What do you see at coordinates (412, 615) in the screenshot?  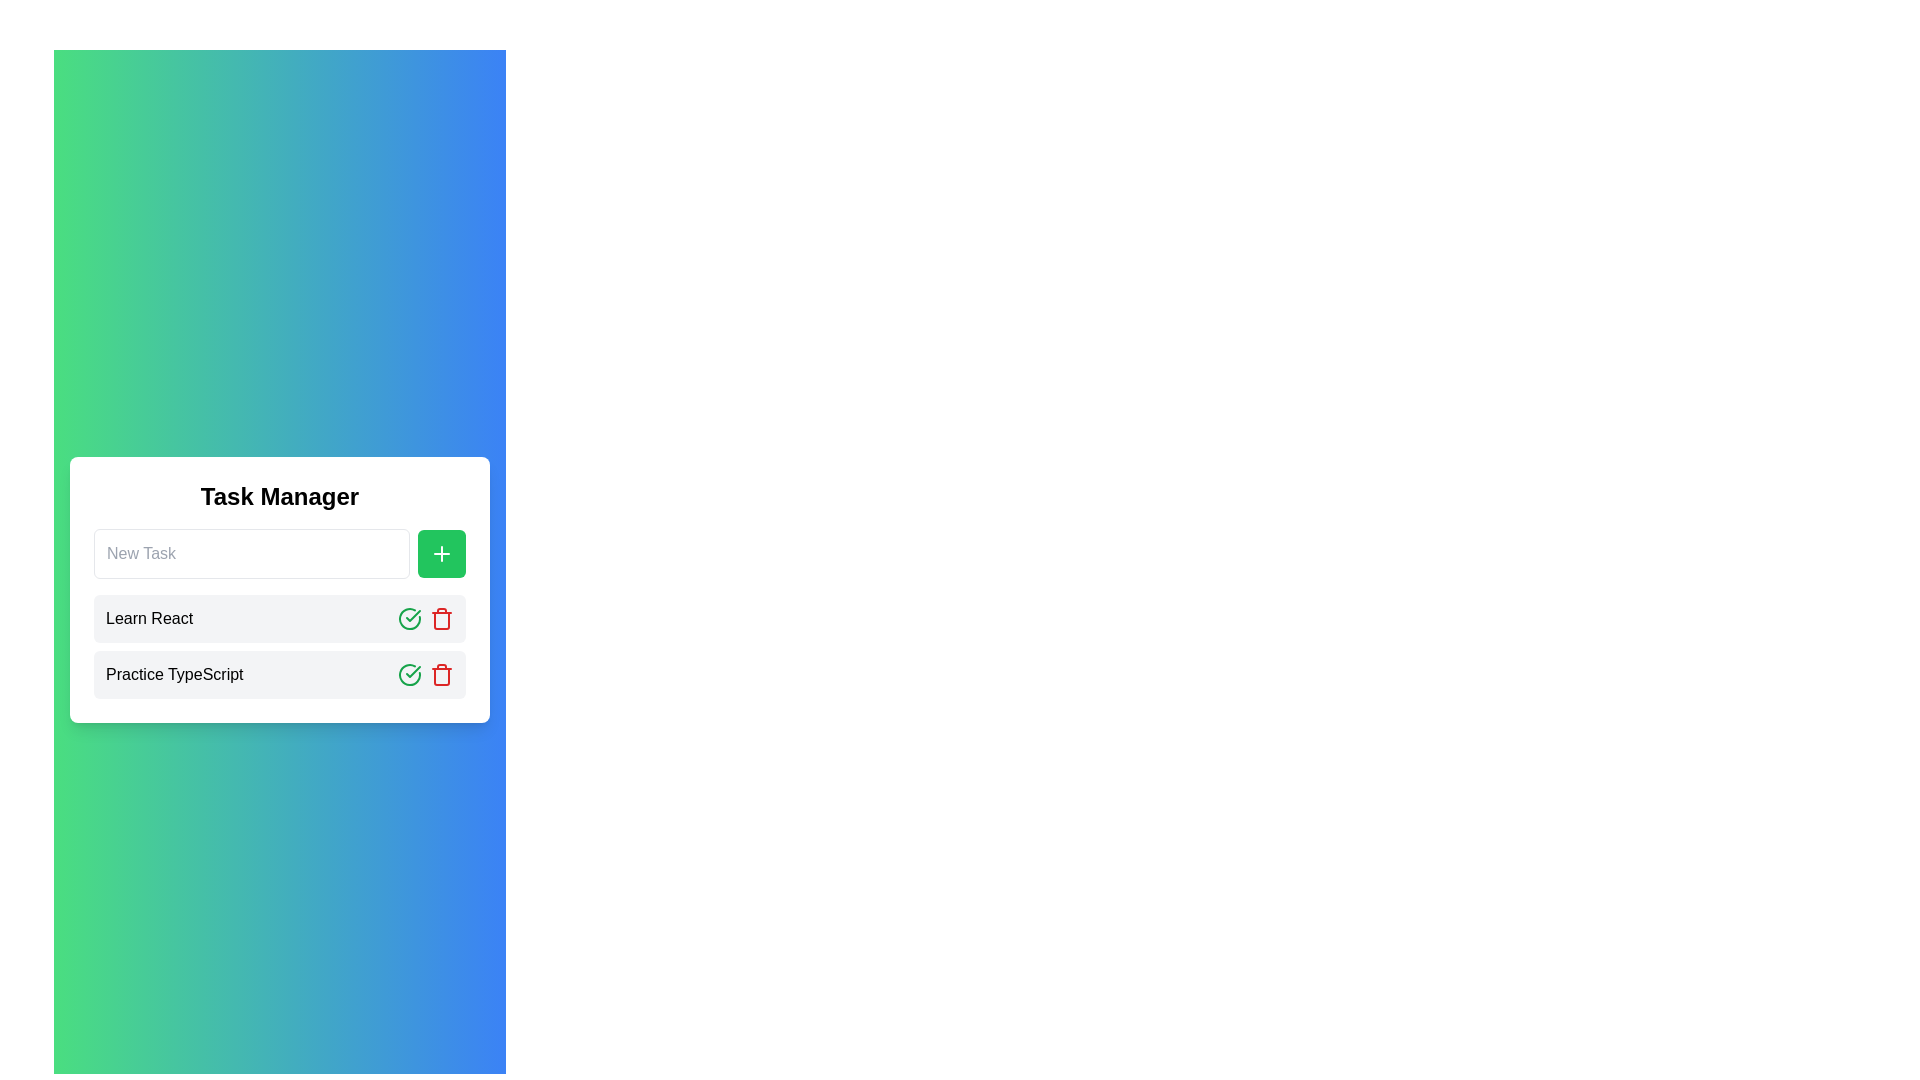 I see `the 'tick within a circle' icon button located to the right of the 'Practice TypeScript' text to possibly display a tooltip` at bounding box center [412, 615].